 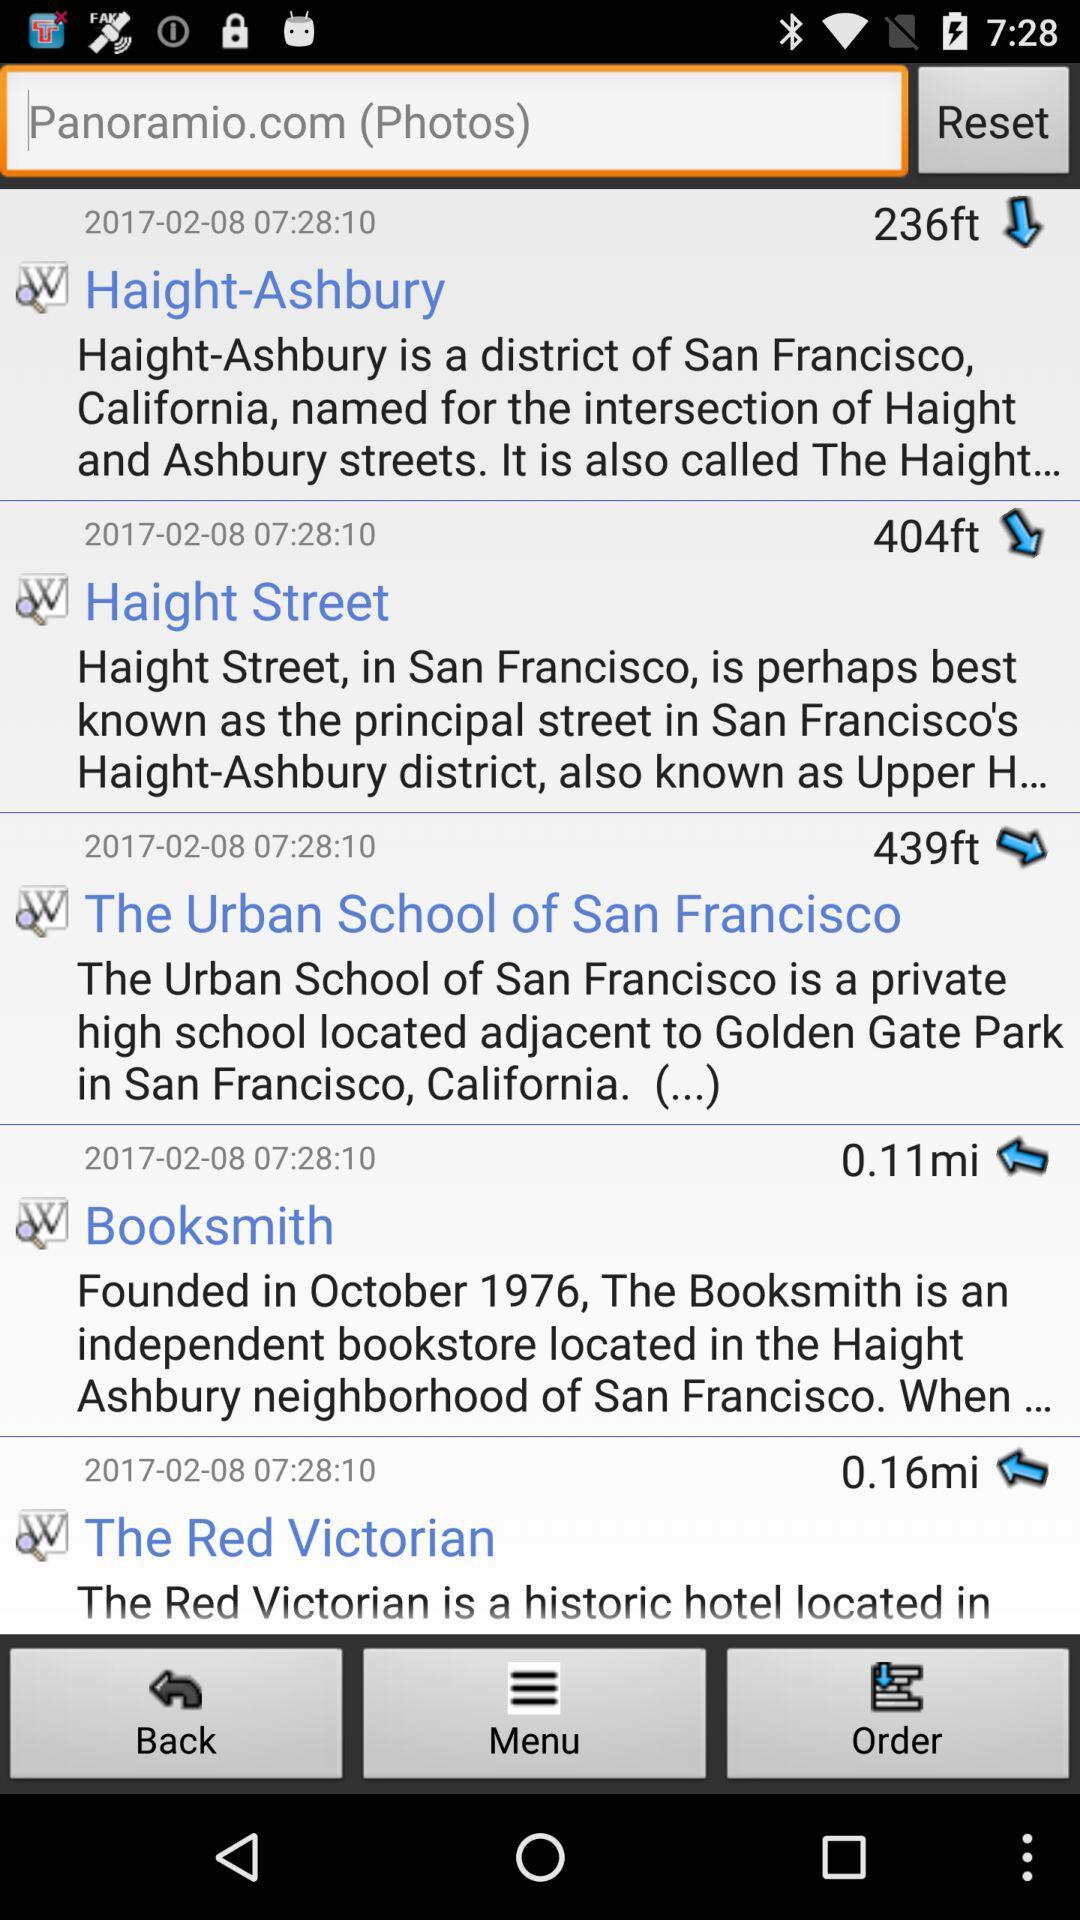 What do you see at coordinates (18, 1572) in the screenshot?
I see `app next to the the red victorian` at bounding box center [18, 1572].